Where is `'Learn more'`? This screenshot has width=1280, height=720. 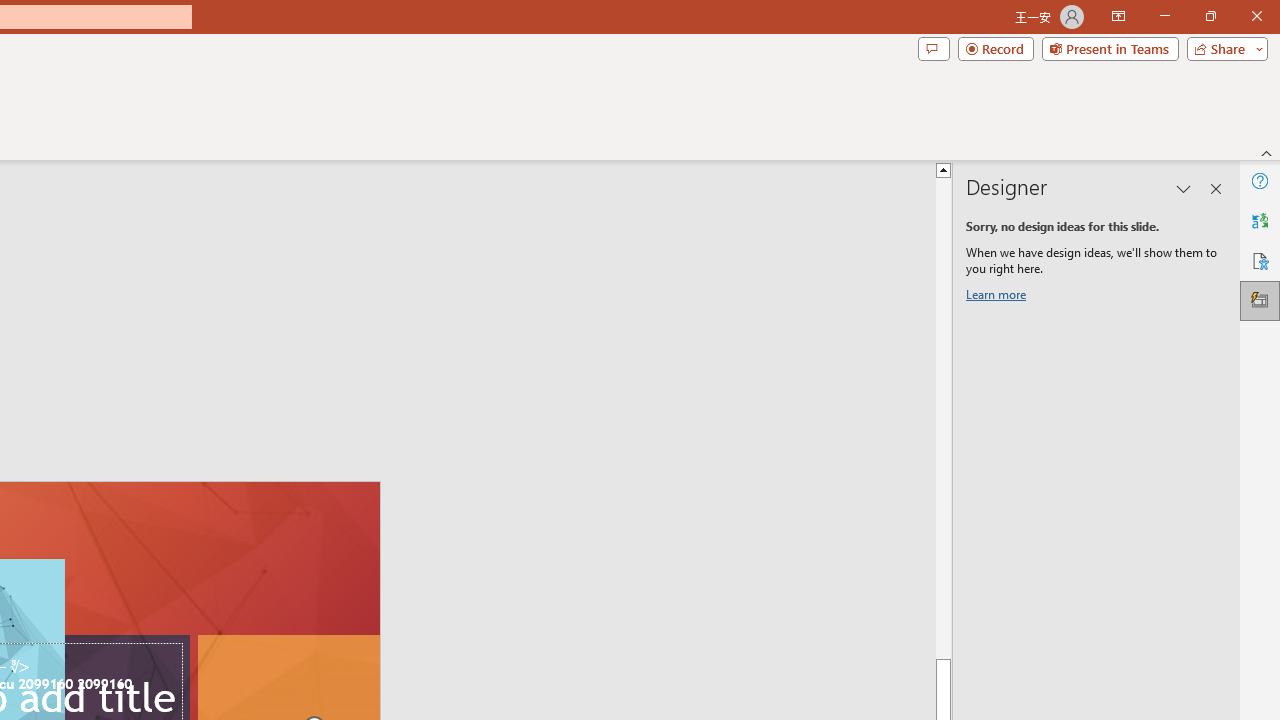 'Learn more' is located at coordinates (999, 298).